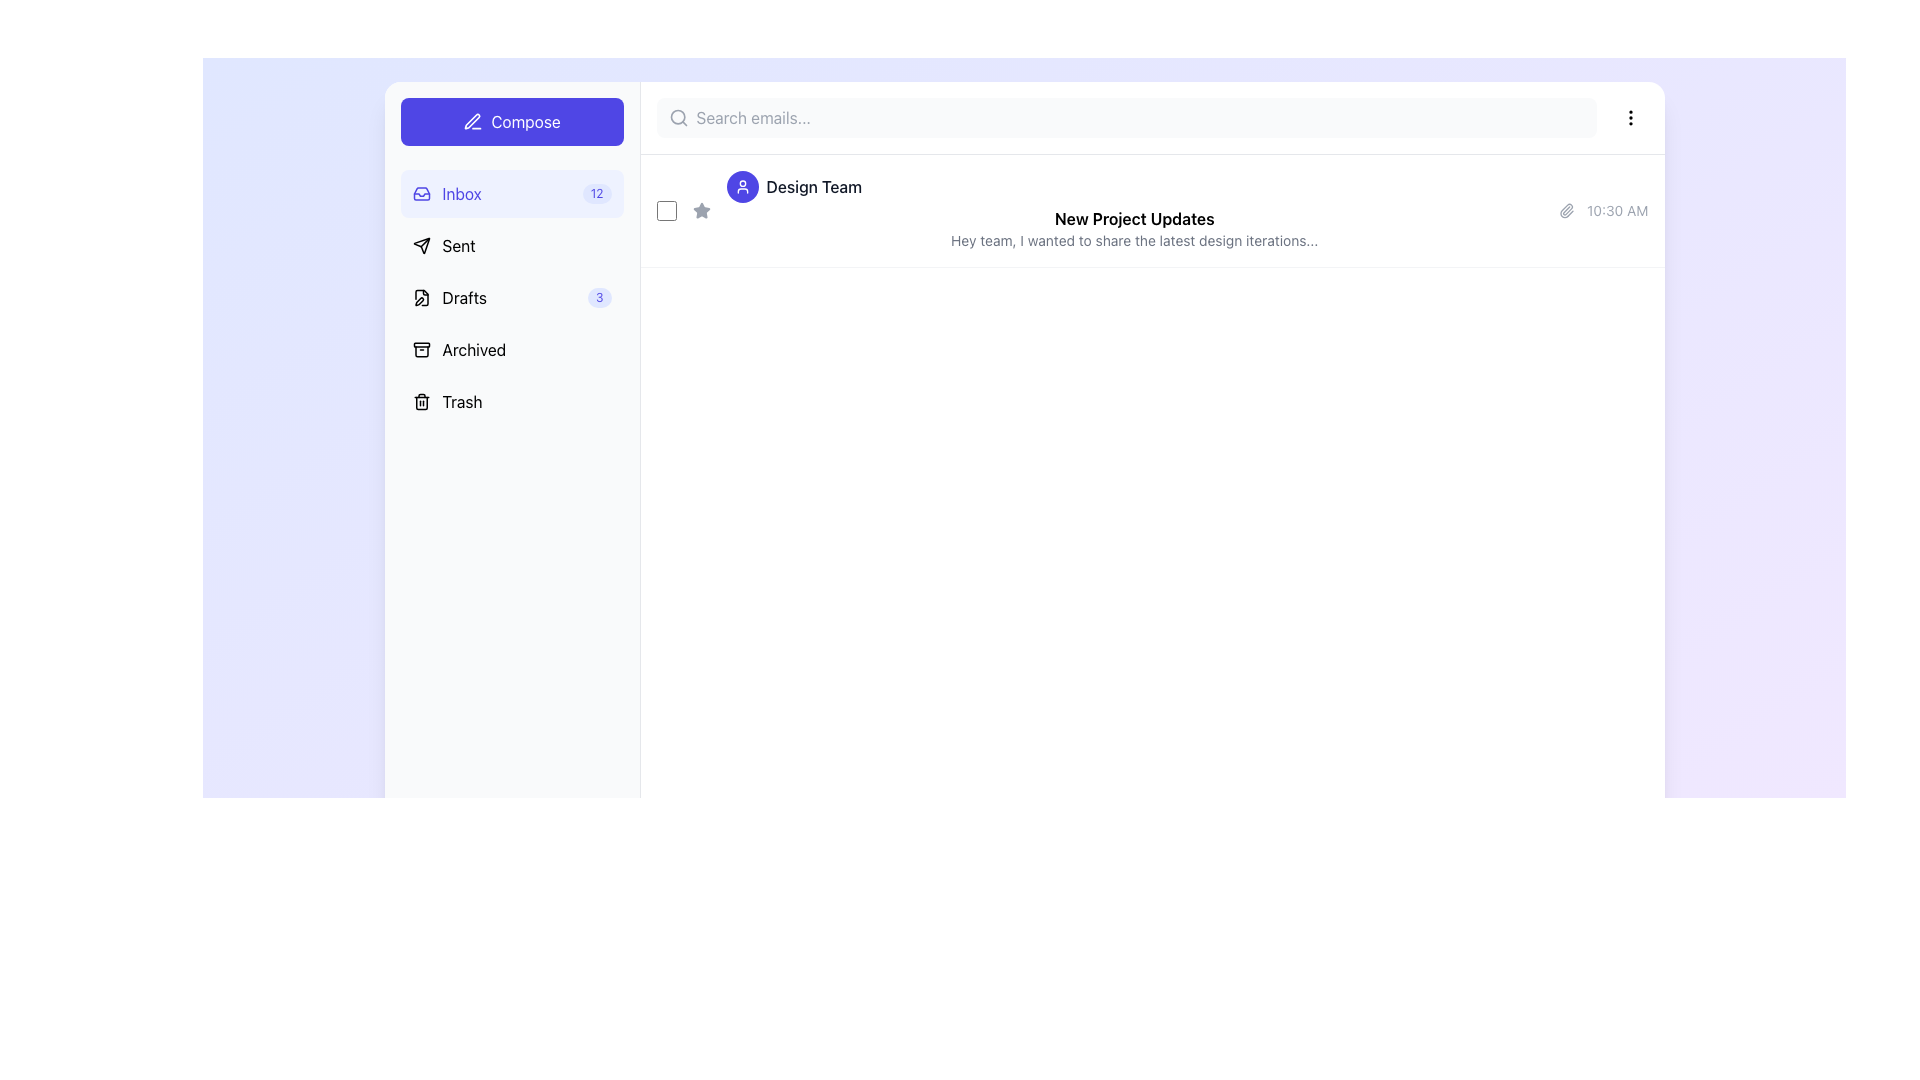 Image resolution: width=1920 pixels, height=1080 pixels. What do you see at coordinates (701, 210) in the screenshot?
I see `the star icon that marks emails as important or favorite` at bounding box center [701, 210].